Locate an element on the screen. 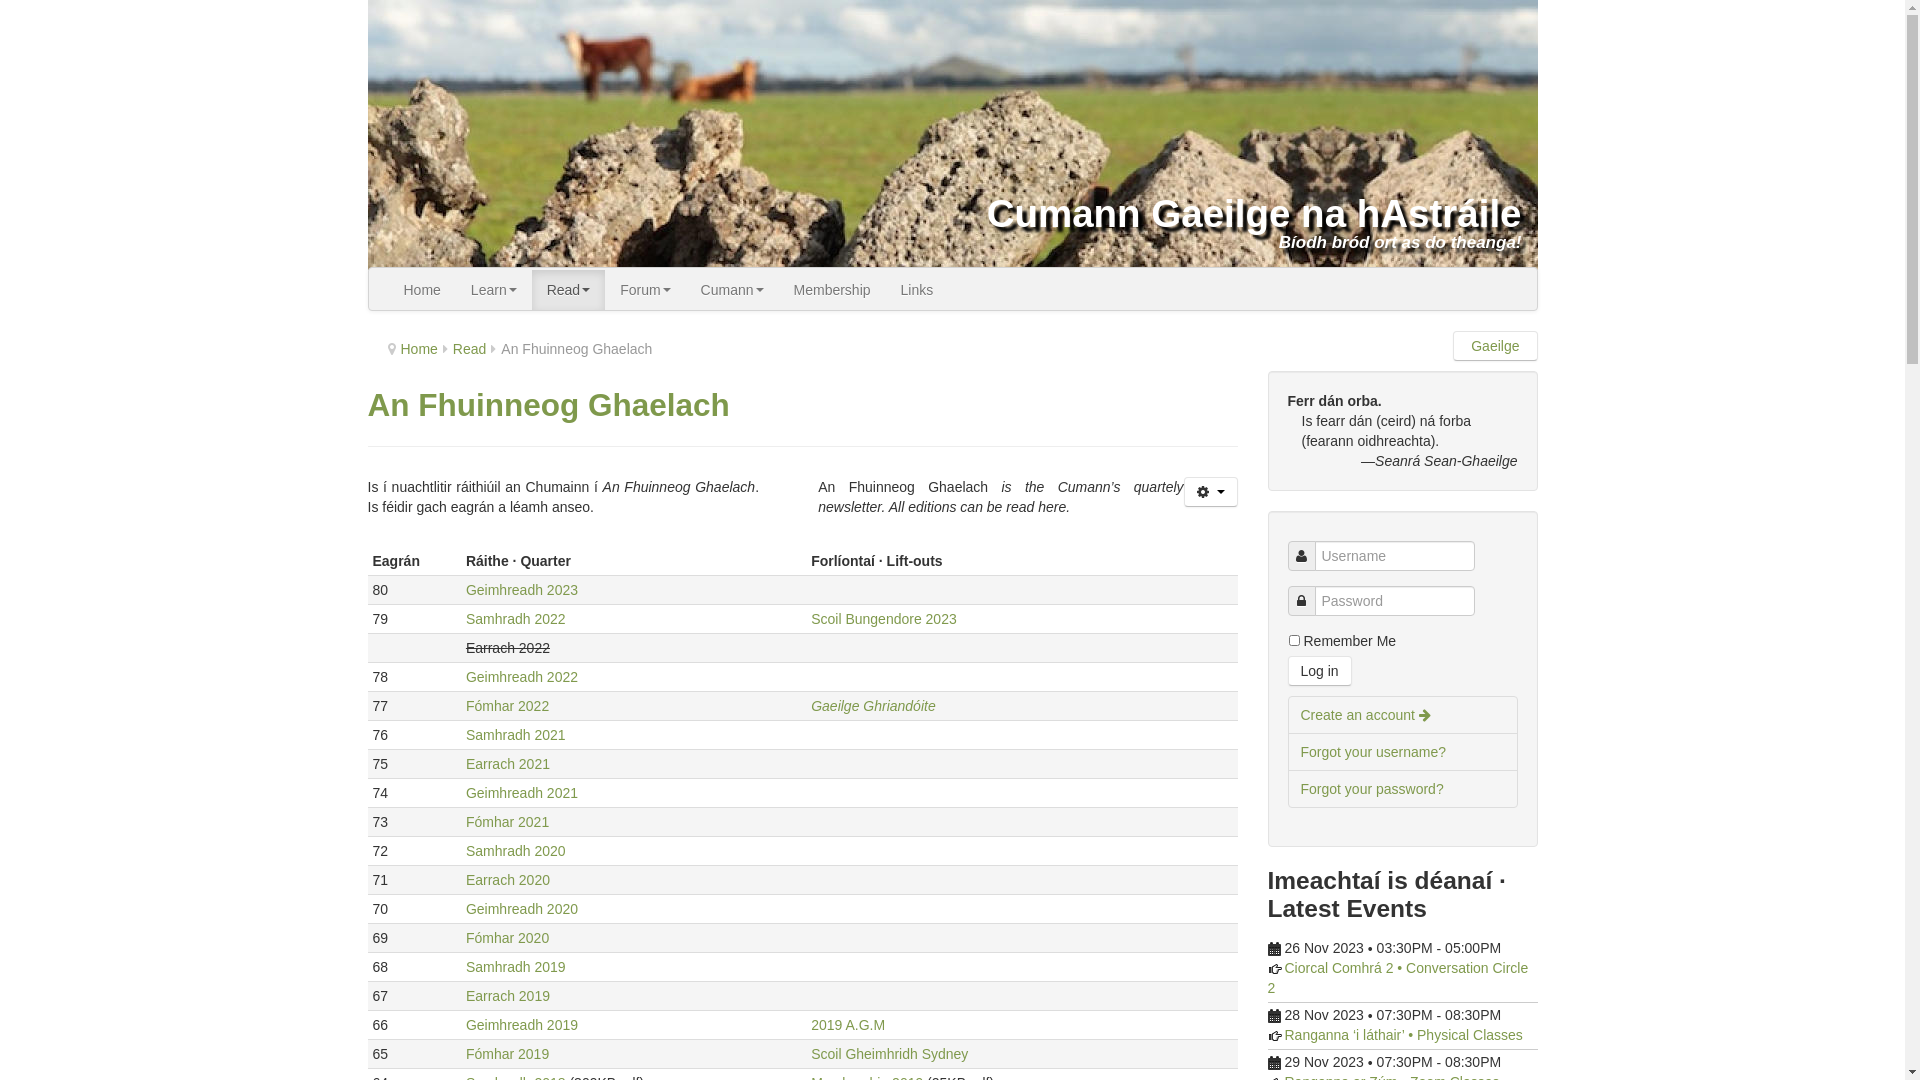 This screenshot has height=1080, width=1920. 'Learn' is located at coordinates (494, 289).